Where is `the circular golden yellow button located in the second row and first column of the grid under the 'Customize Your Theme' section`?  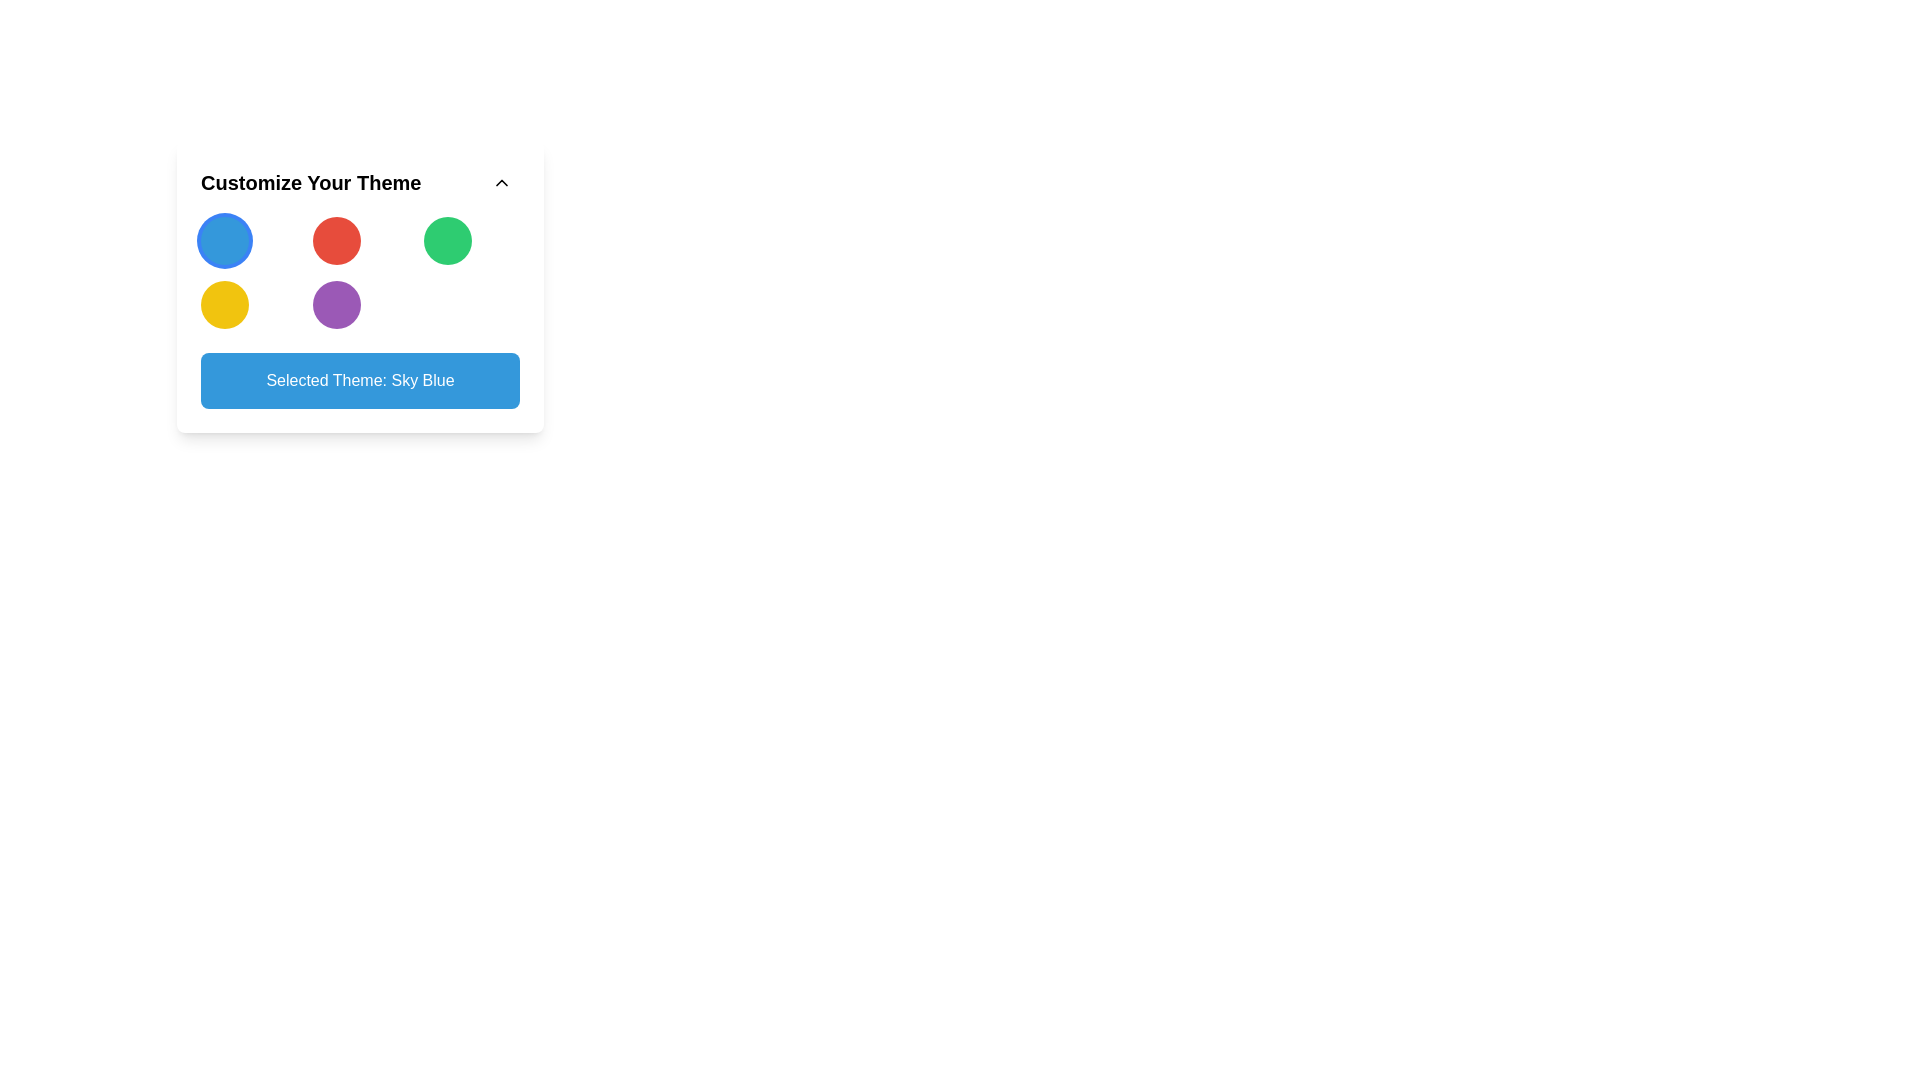 the circular golden yellow button located in the second row and first column of the grid under the 'Customize Your Theme' section is located at coordinates (225, 304).